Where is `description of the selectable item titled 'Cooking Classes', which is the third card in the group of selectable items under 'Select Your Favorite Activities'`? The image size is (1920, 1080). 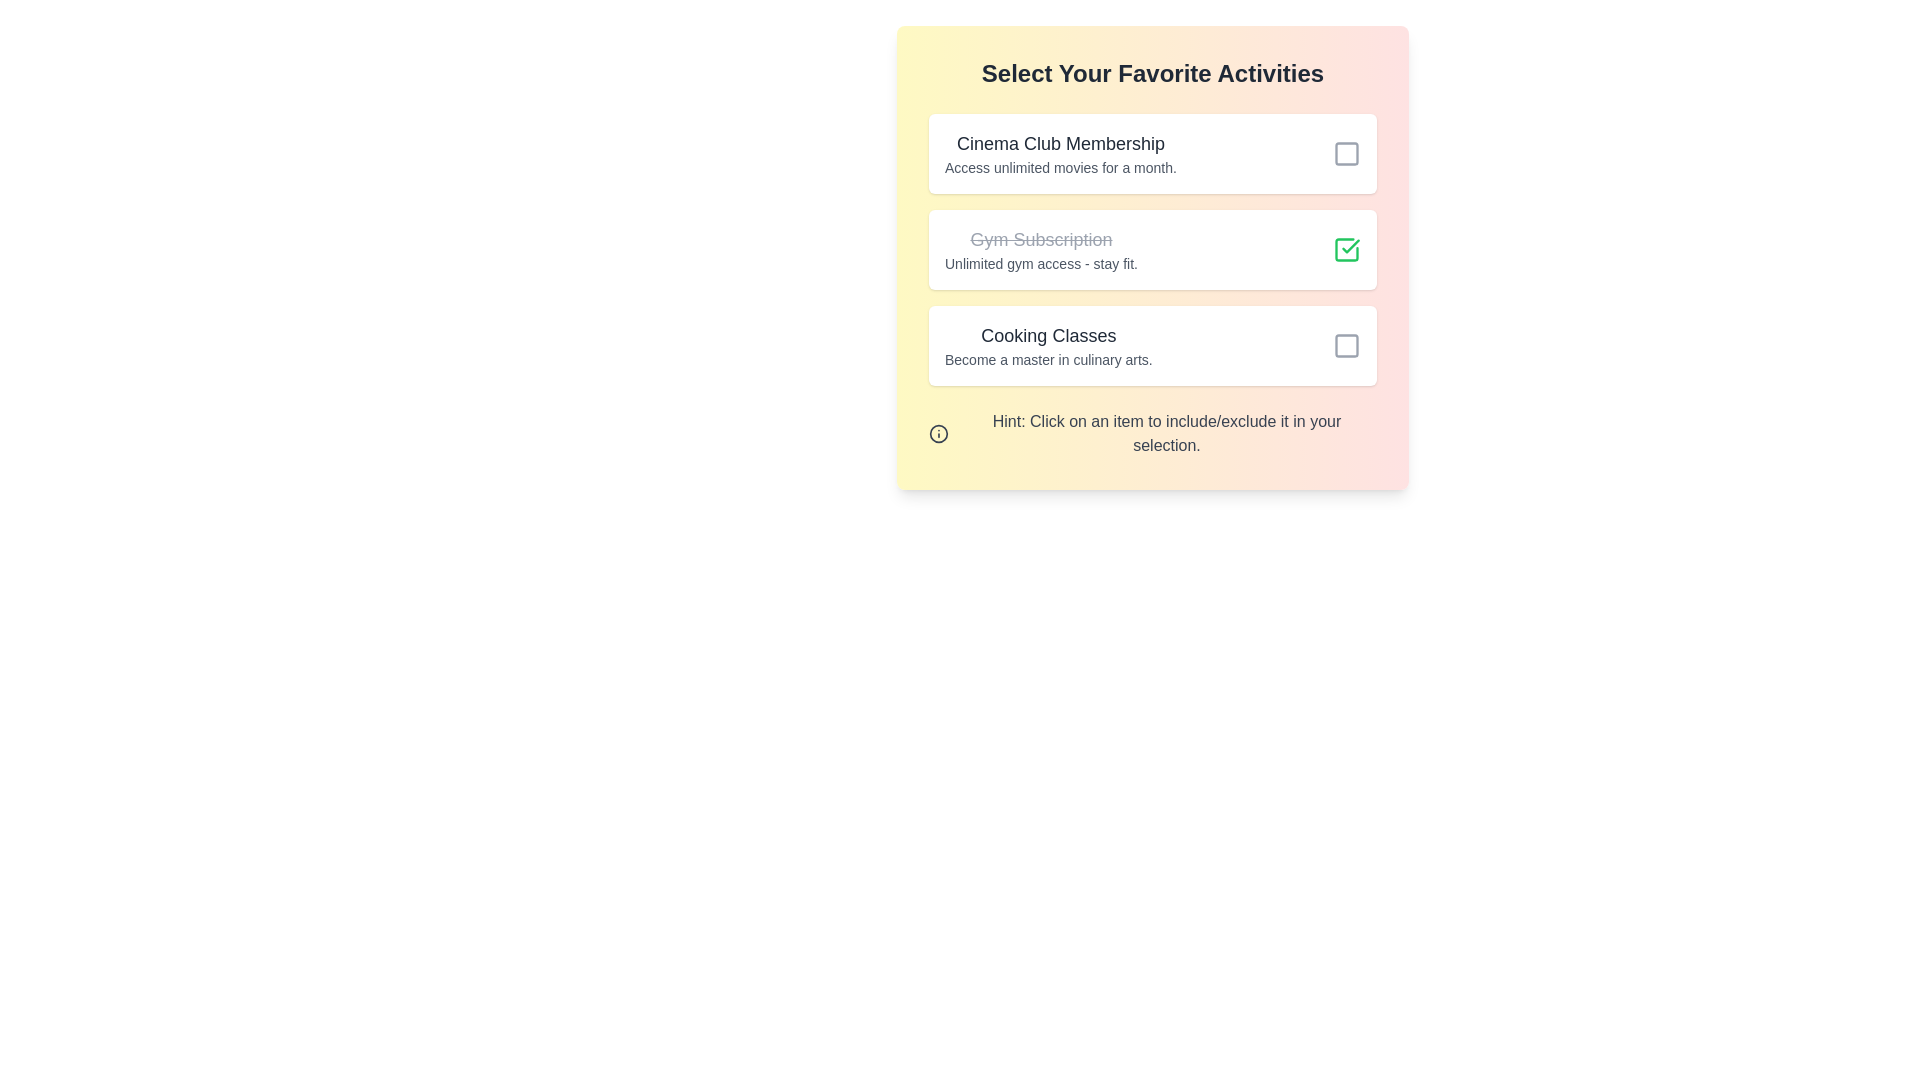 description of the selectable item titled 'Cooking Classes', which is the third card in the group of selectable items under 'Select Your Favorite Activities' is located at coordinates (1152, 345).